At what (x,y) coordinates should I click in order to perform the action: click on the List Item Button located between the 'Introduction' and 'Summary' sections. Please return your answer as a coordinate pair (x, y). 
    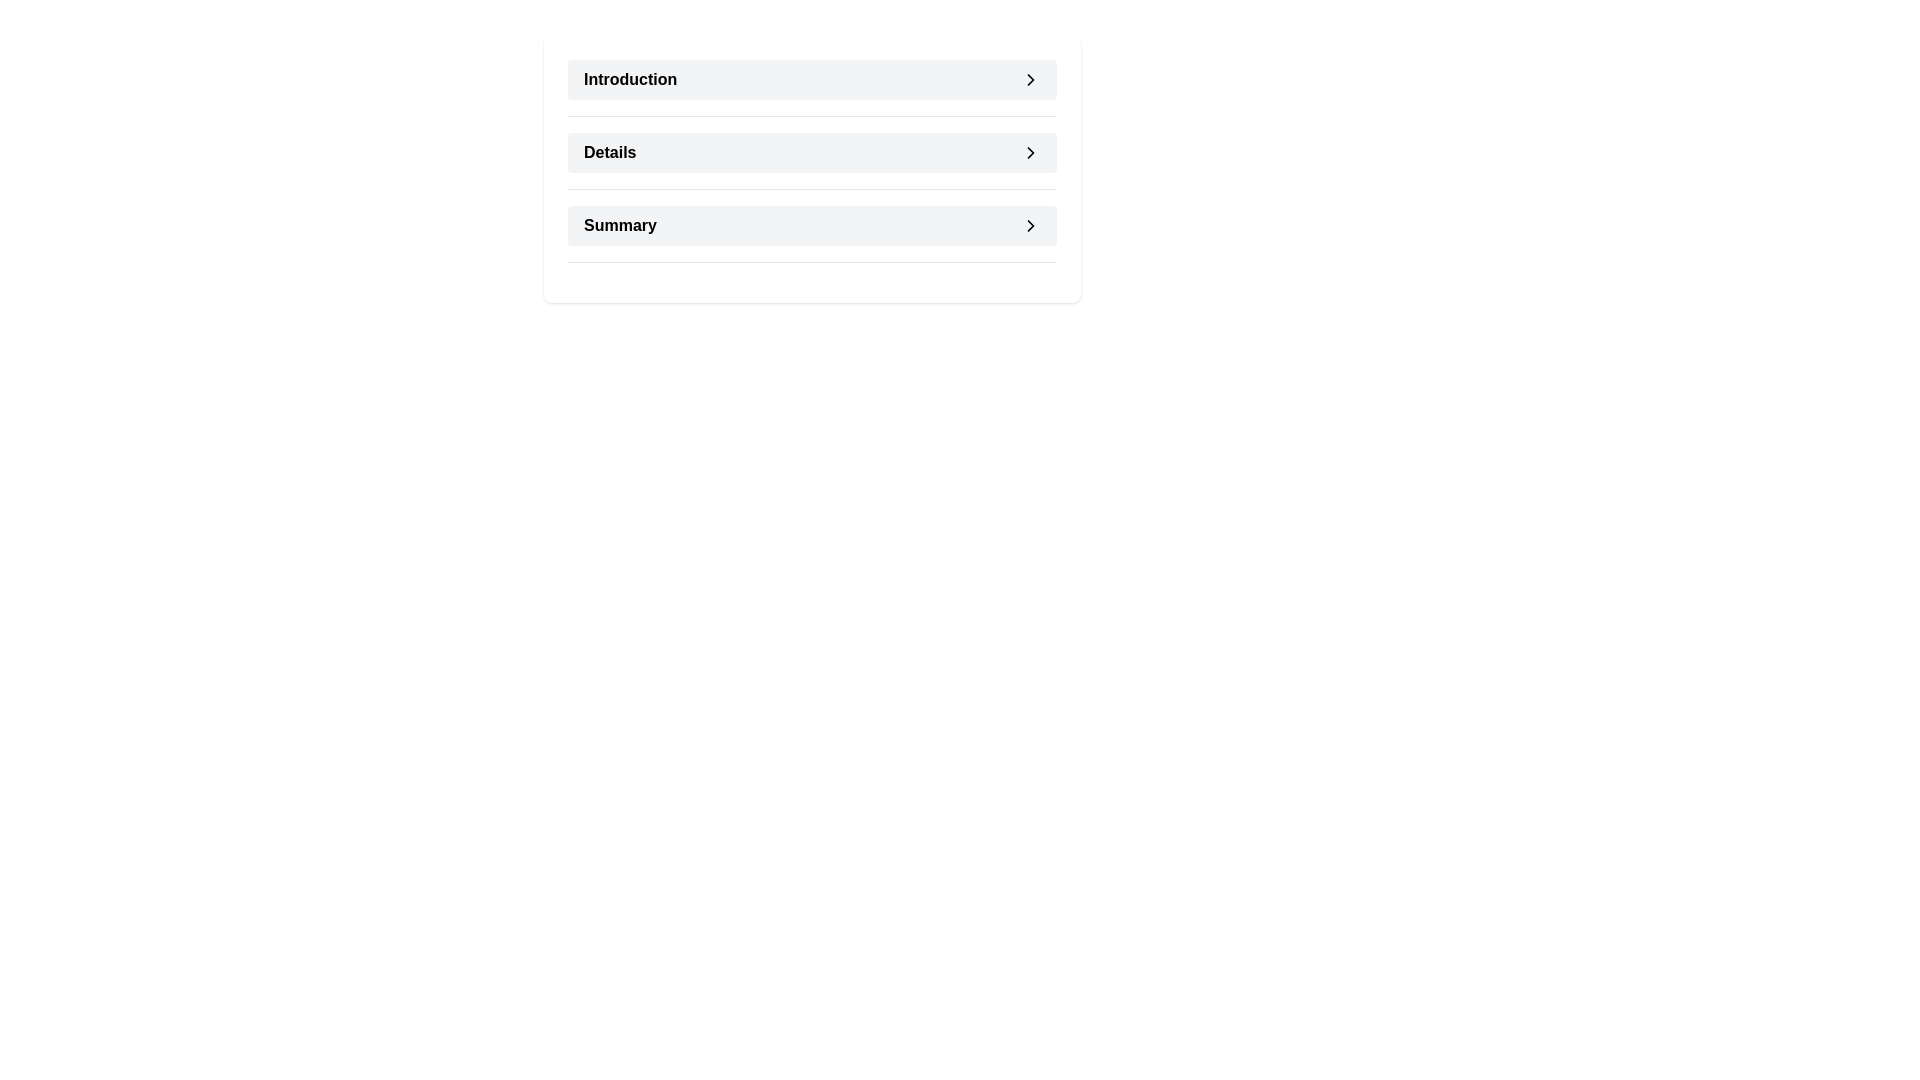
    Looking at the image, I should click on (812, 160).